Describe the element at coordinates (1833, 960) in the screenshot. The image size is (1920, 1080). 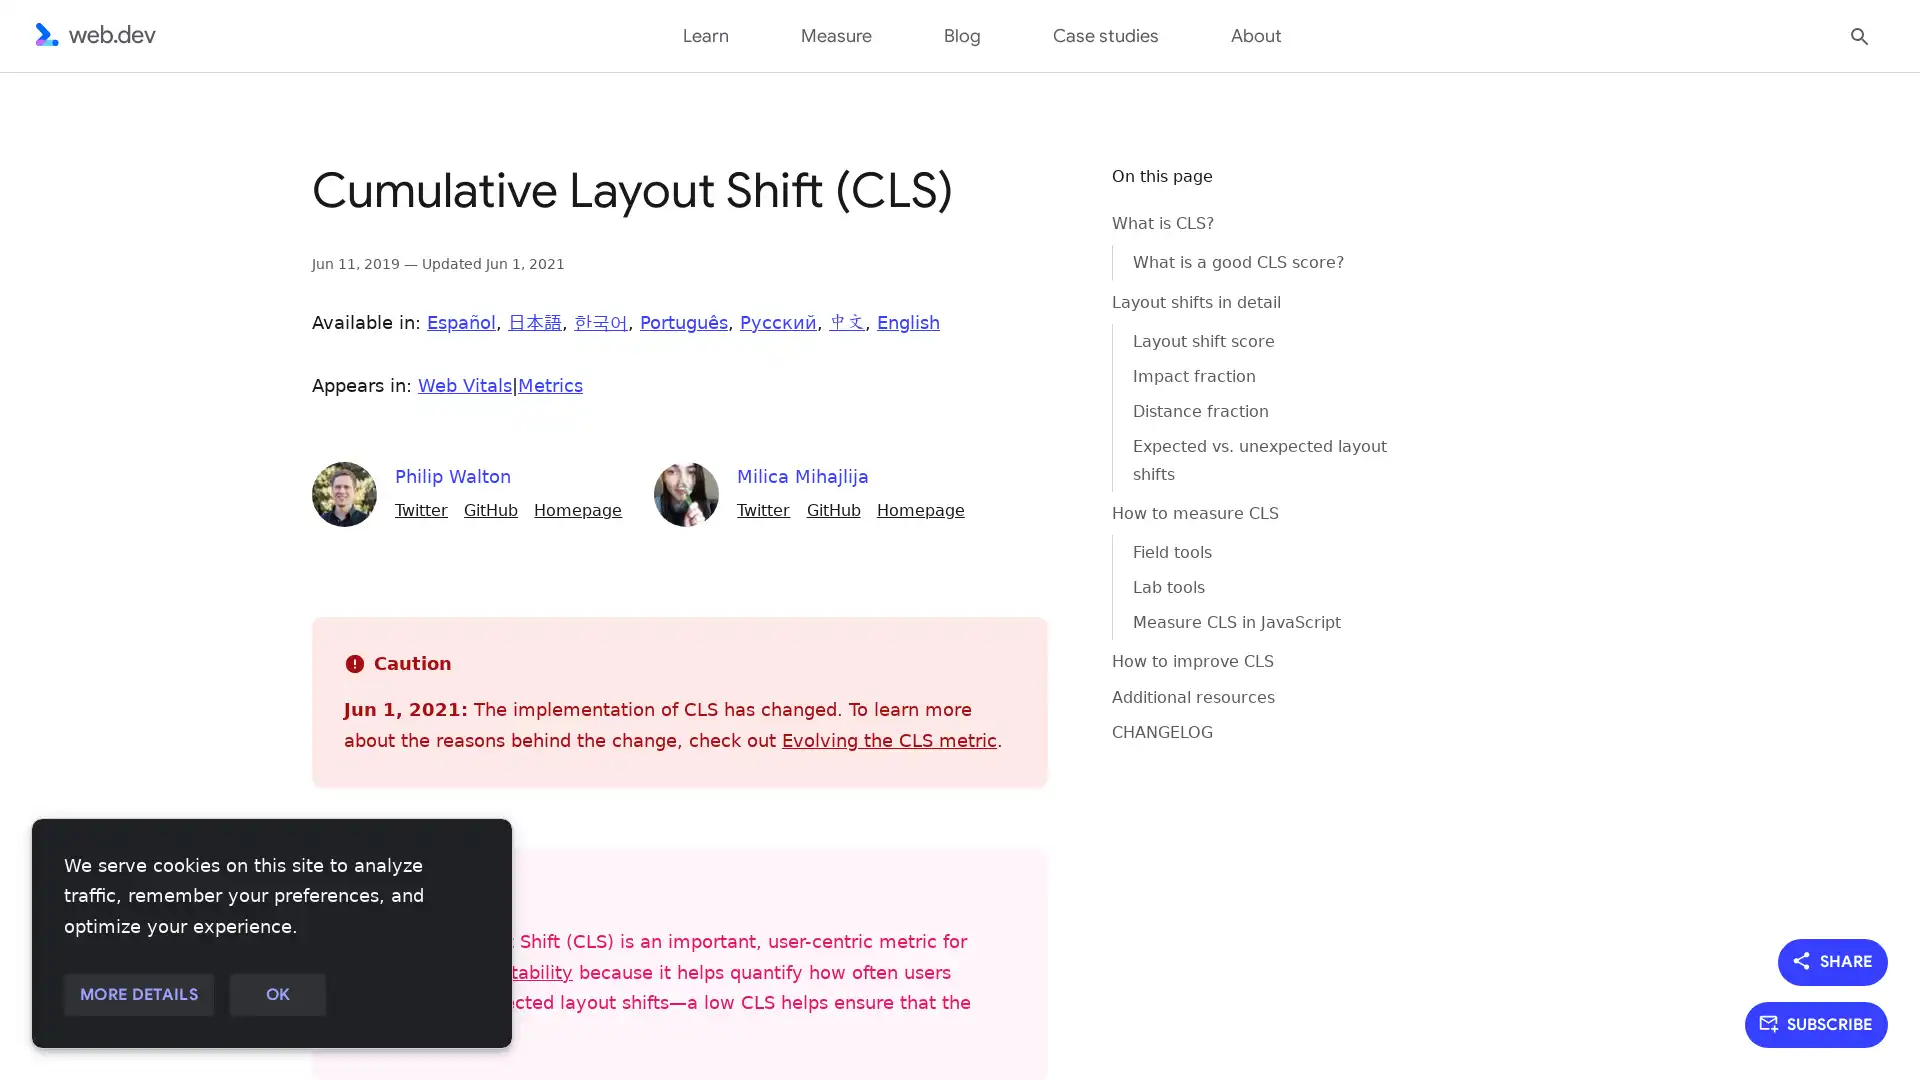
I see `SHARE` at that location.